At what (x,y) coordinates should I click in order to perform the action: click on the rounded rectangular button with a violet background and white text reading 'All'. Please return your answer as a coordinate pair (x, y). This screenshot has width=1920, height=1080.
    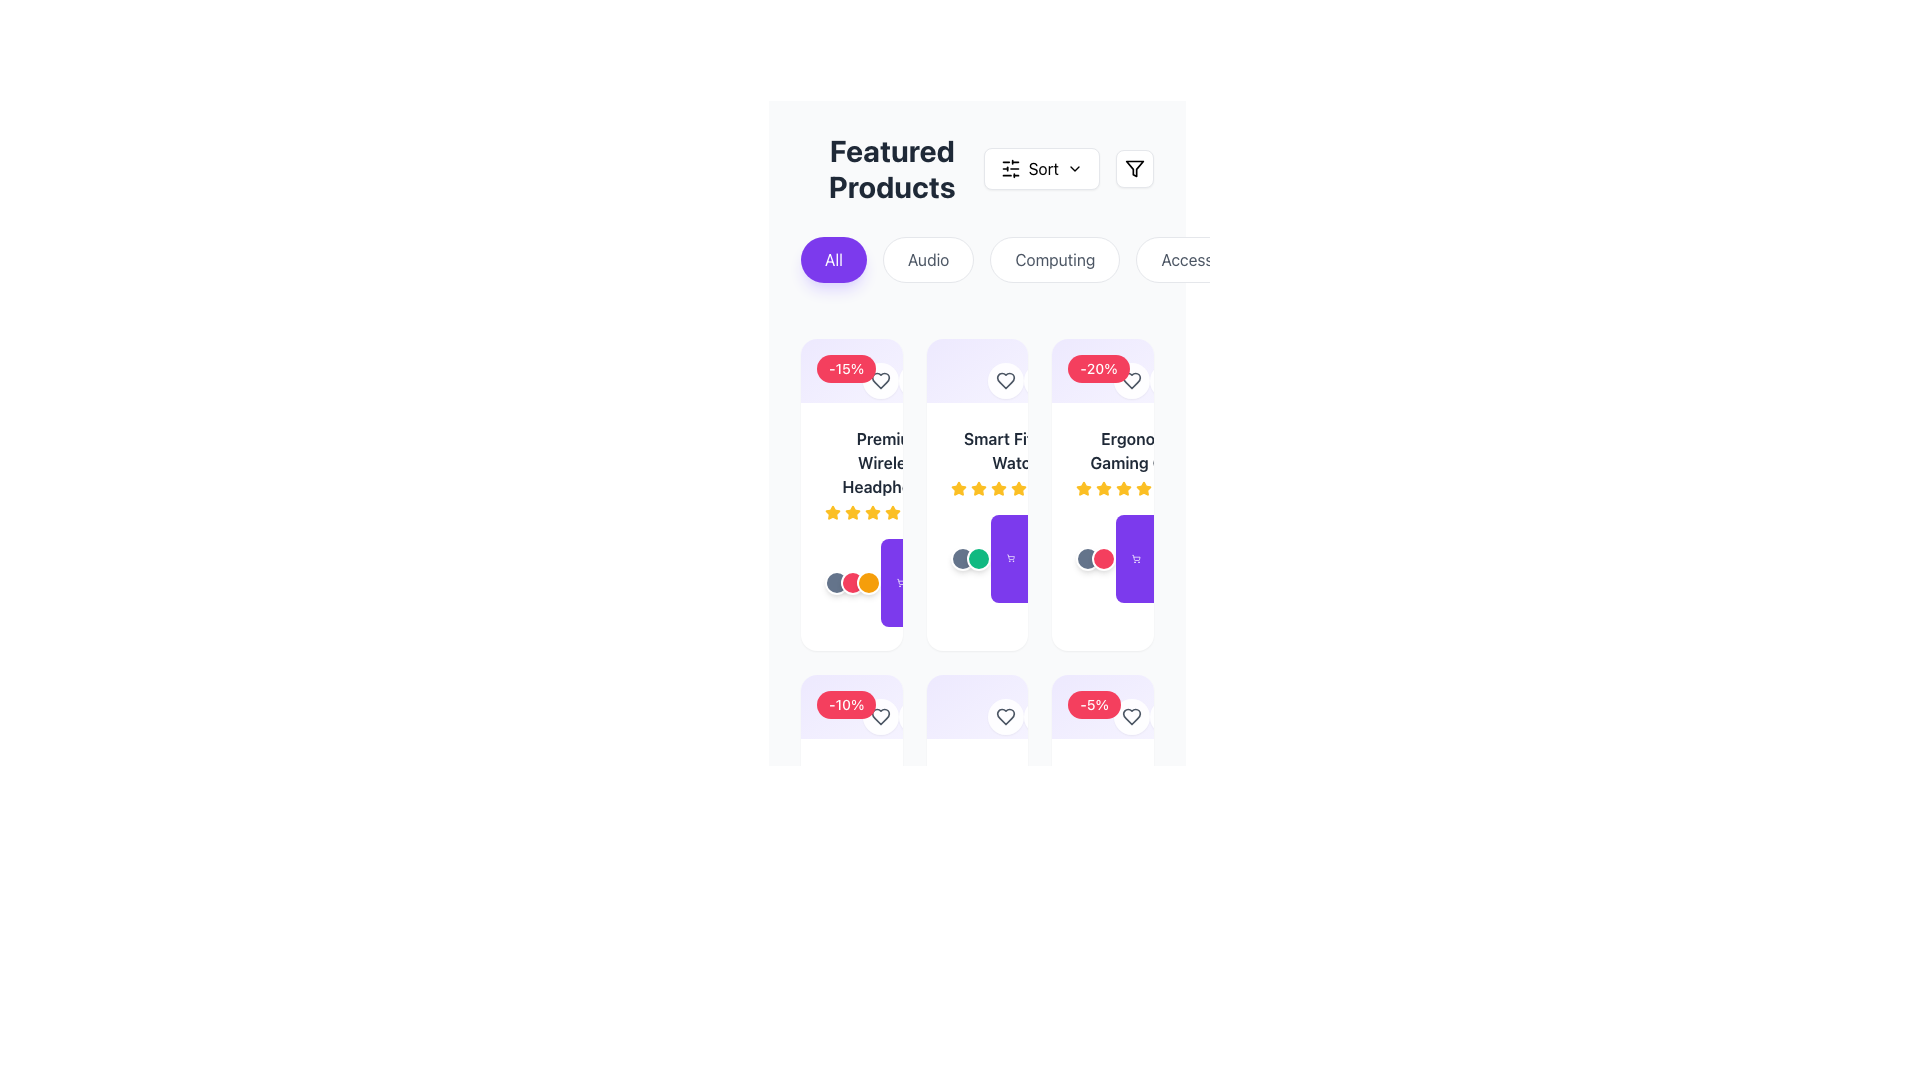
    Looking at the image, I should click on (834, 258).